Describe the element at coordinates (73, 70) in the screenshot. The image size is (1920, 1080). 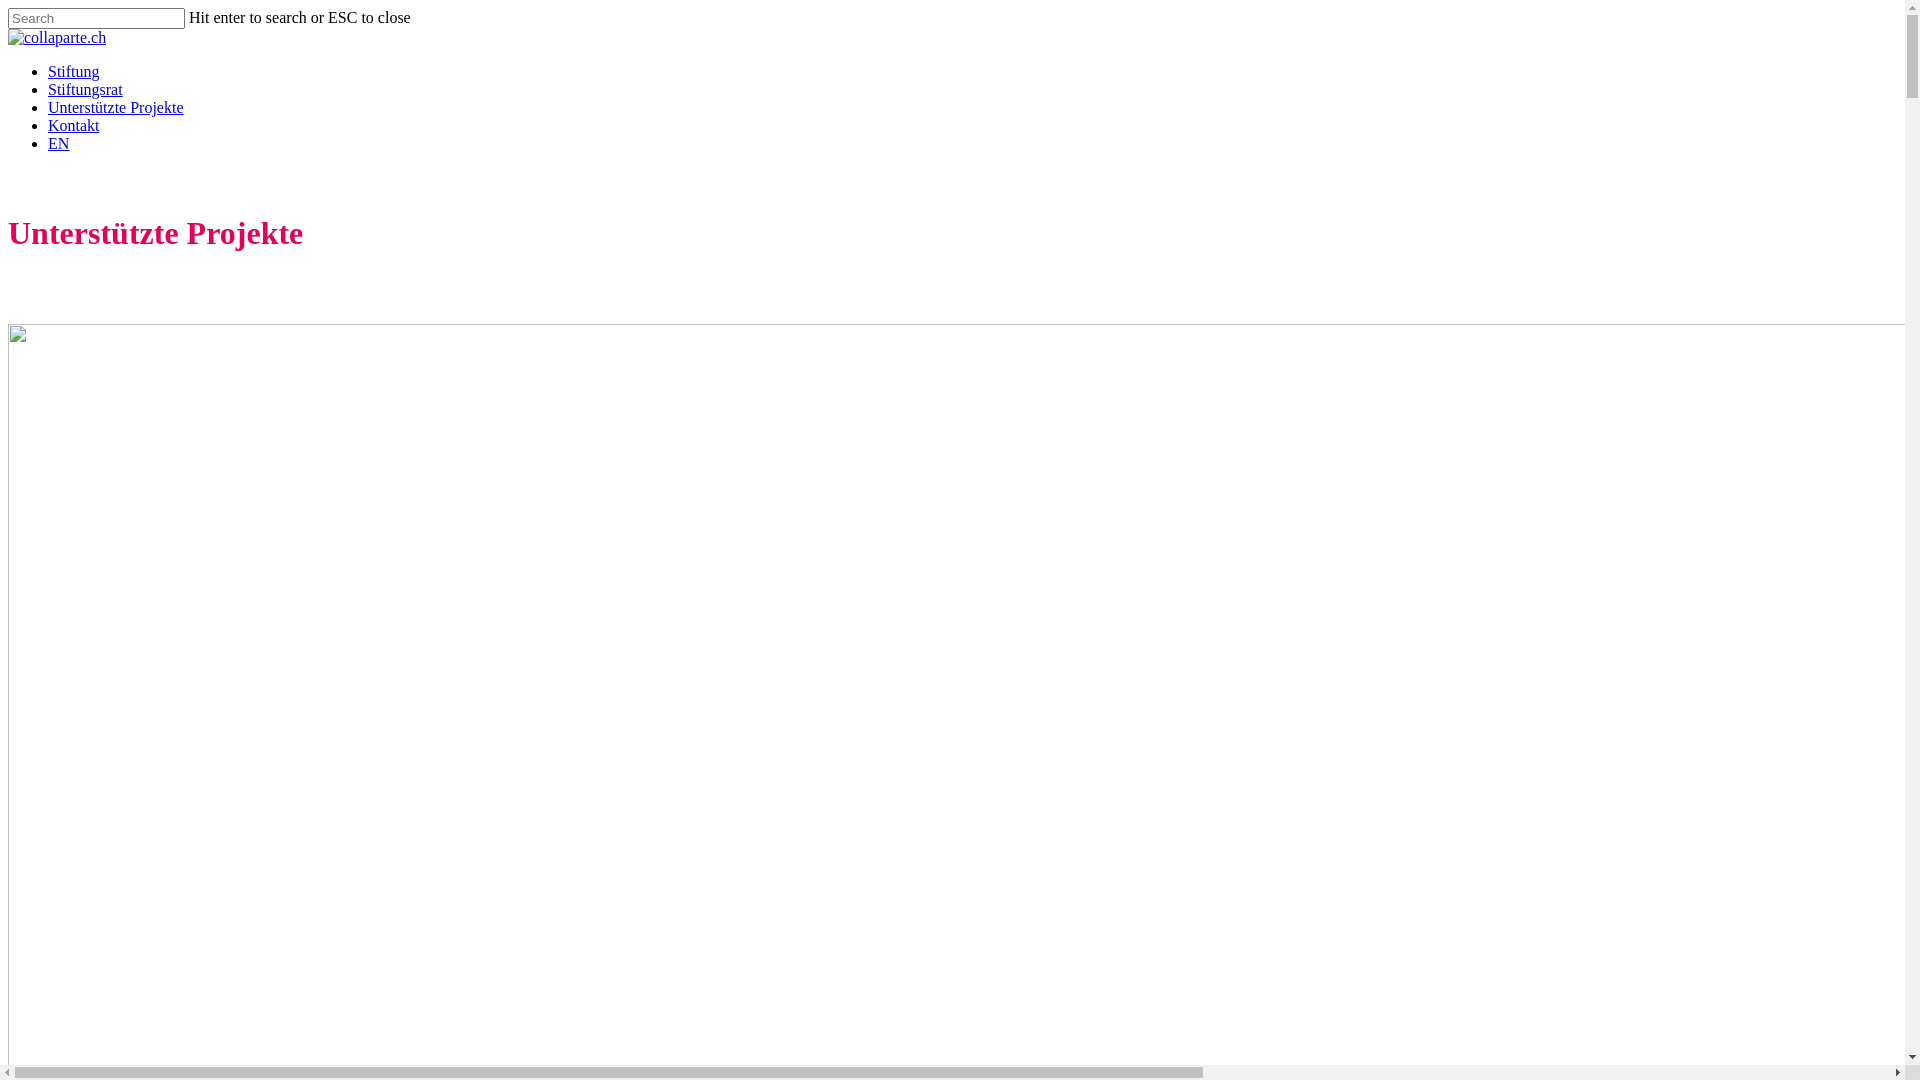
I see `'Stiftung'` at that location.